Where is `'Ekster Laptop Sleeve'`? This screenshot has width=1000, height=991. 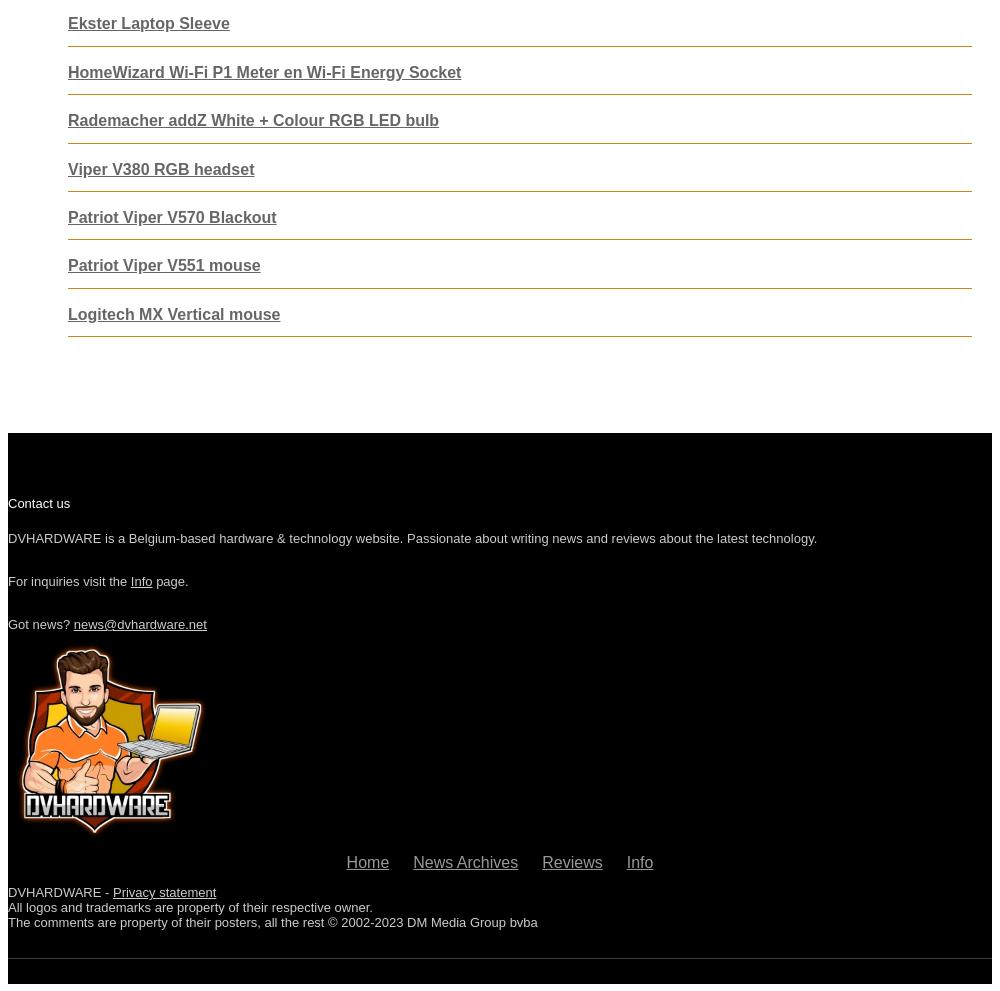 'Ekster Laptop Sleeve' is located at coordinates (67, 22).